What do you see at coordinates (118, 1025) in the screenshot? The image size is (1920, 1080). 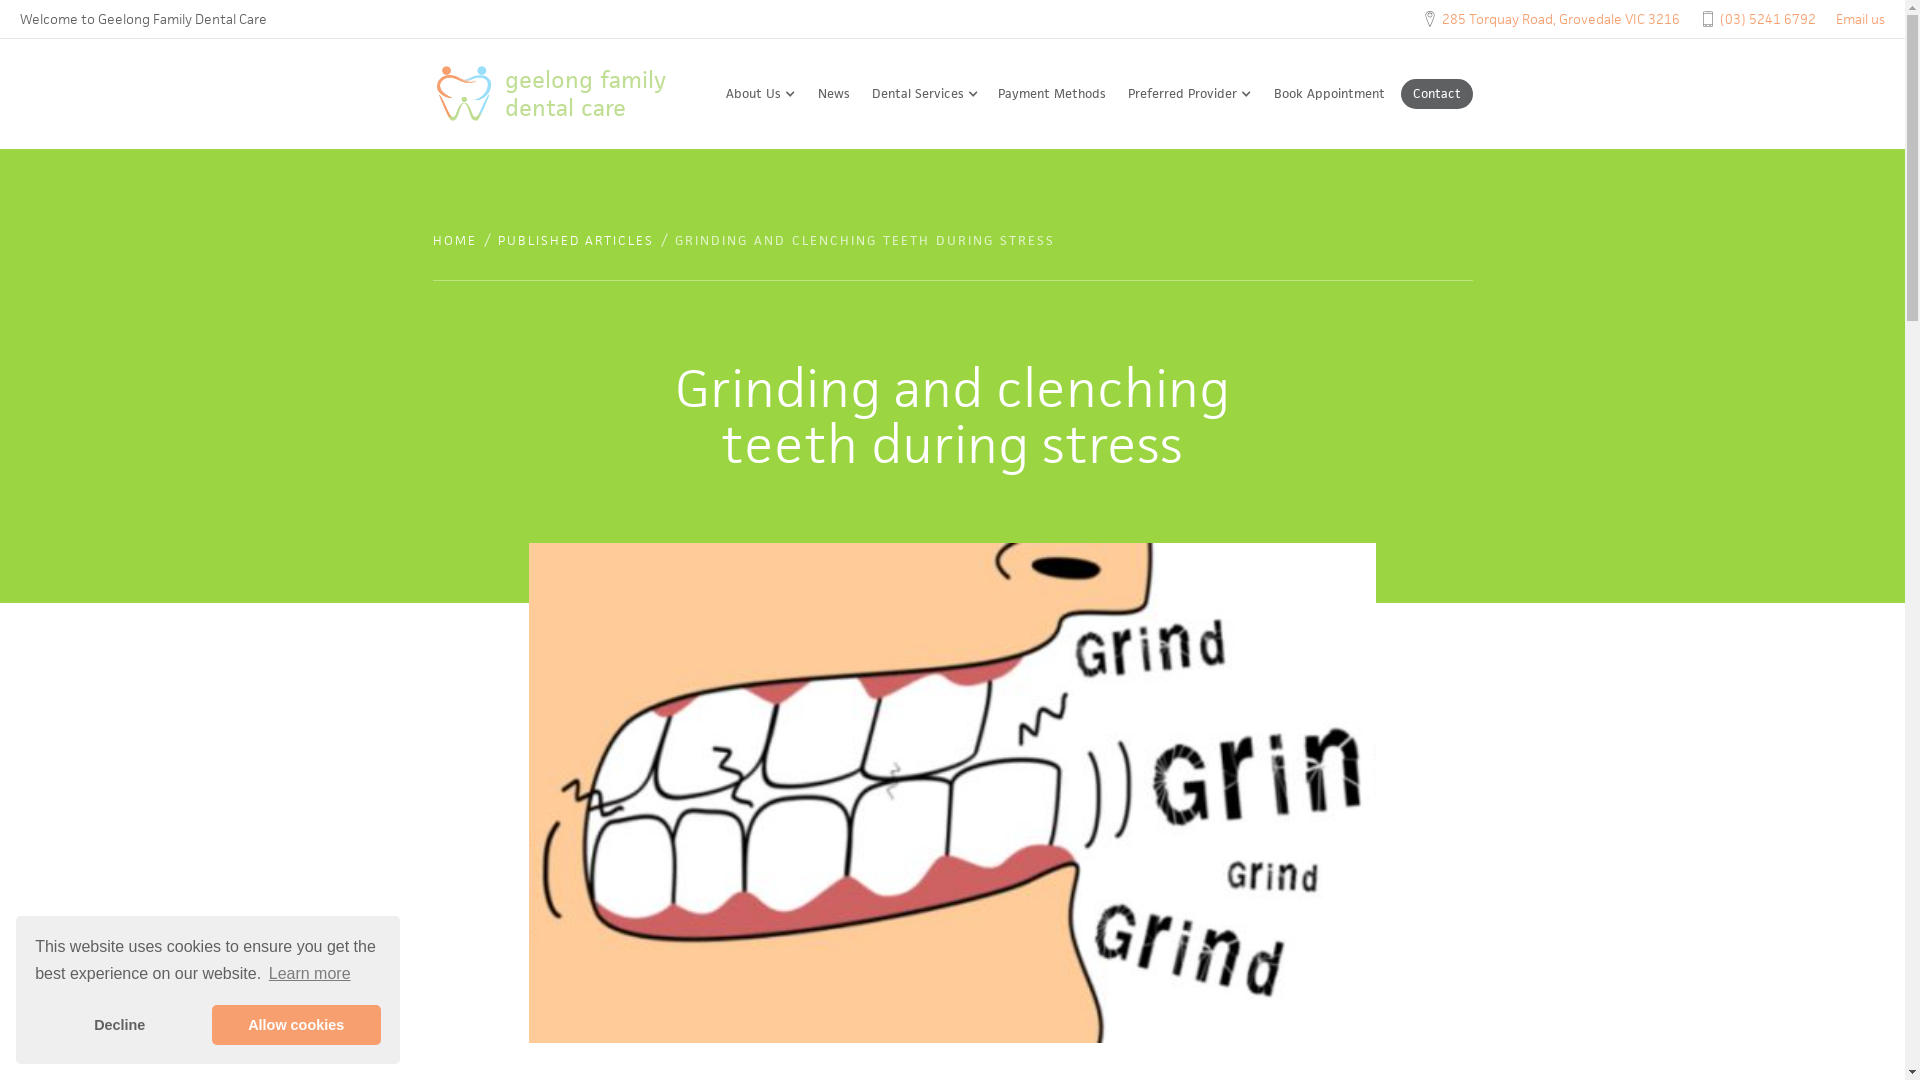 I see `'Decline'` at bounding box center [118, 1025].